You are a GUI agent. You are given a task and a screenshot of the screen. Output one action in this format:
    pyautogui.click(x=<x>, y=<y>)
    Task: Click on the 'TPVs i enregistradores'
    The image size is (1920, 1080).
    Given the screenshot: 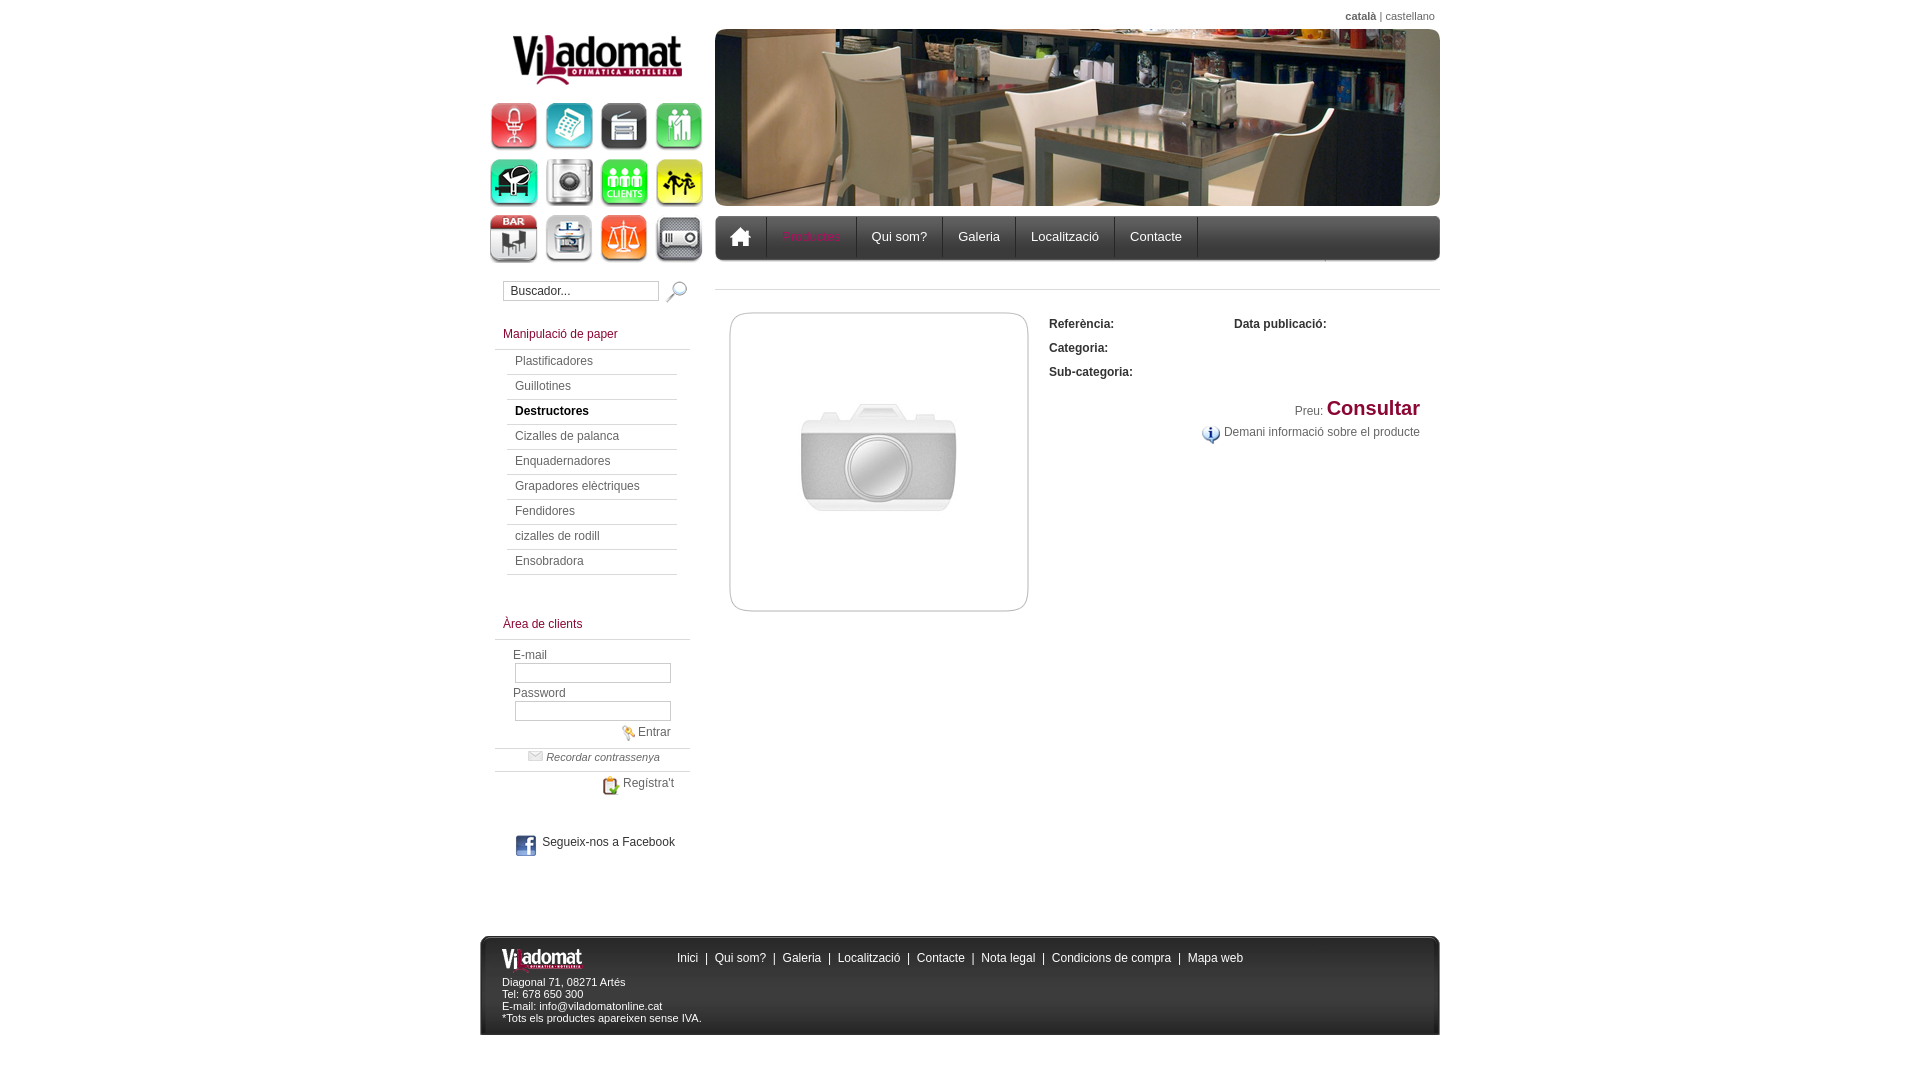 What is the action you would take?
    pyautogui.click(x=568, y=127)
    